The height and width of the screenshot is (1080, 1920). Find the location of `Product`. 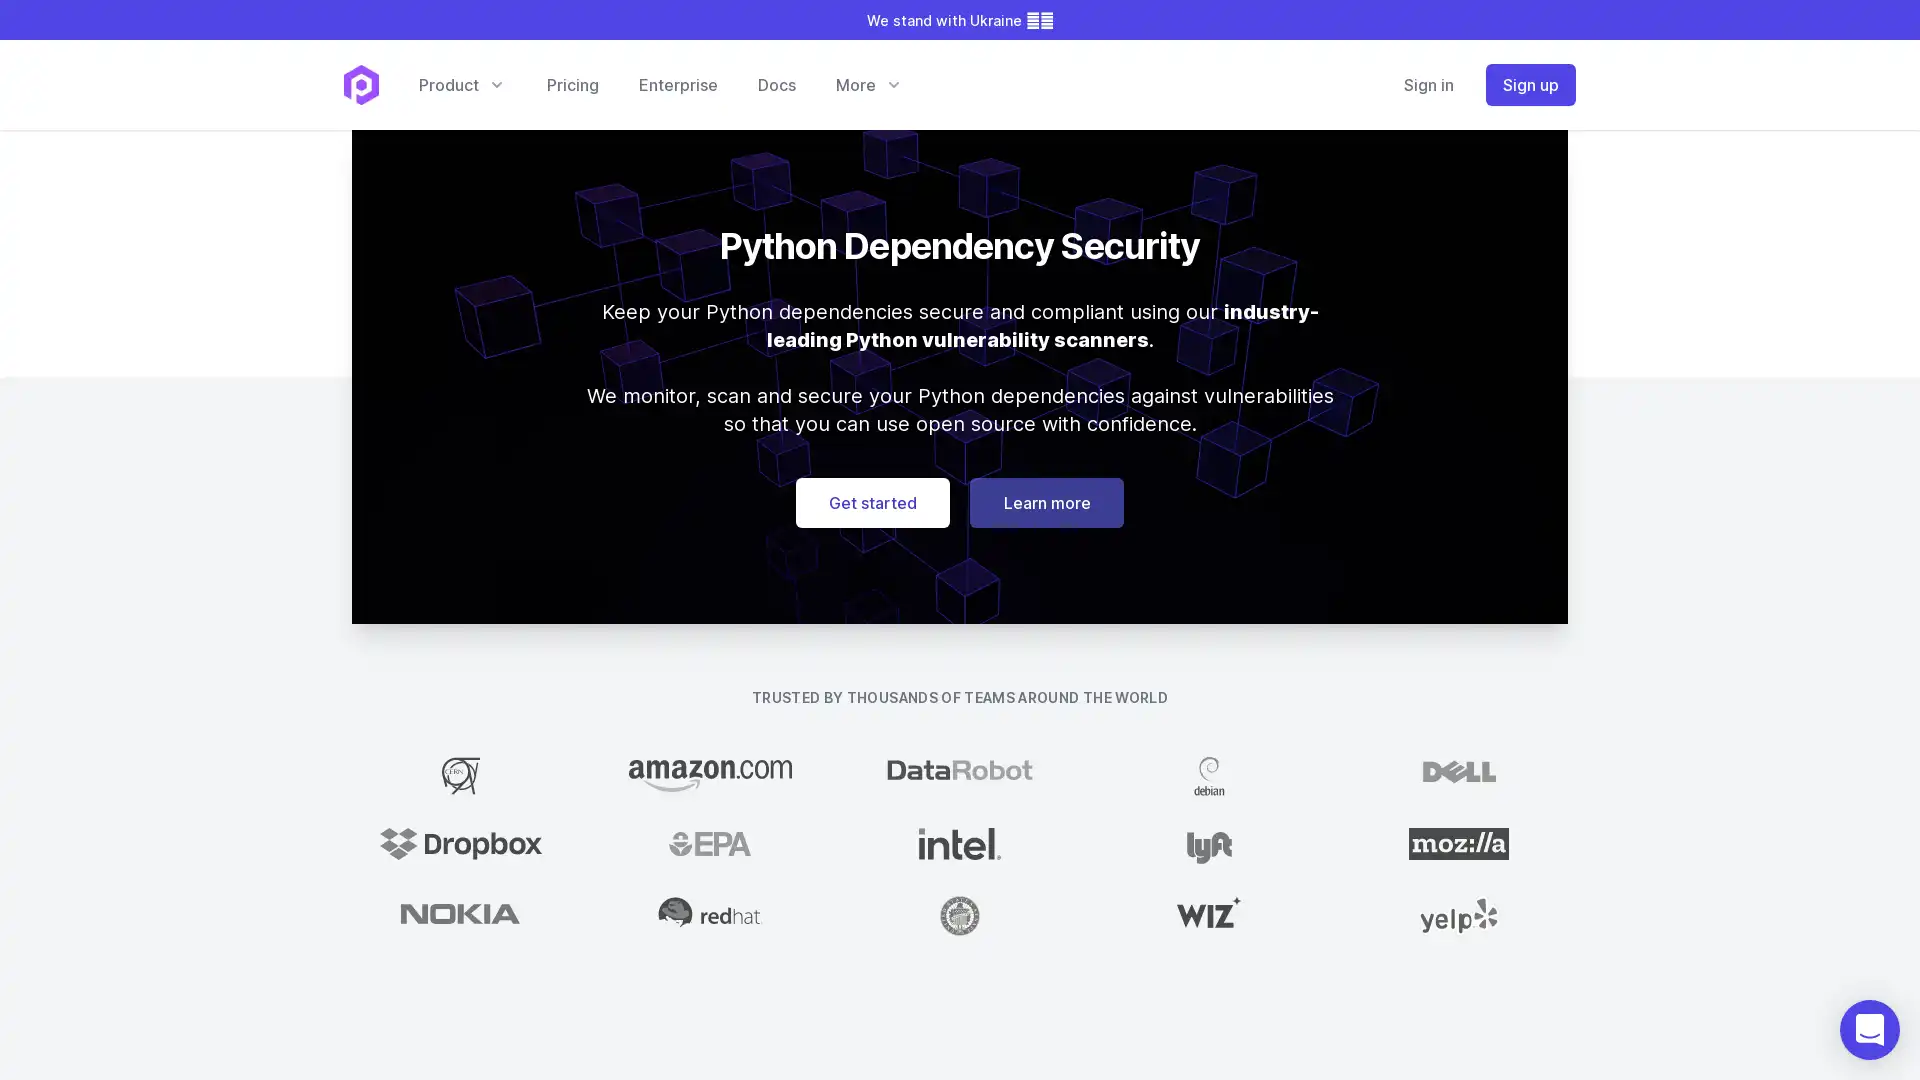

Product is located at coordinates (460, 83).